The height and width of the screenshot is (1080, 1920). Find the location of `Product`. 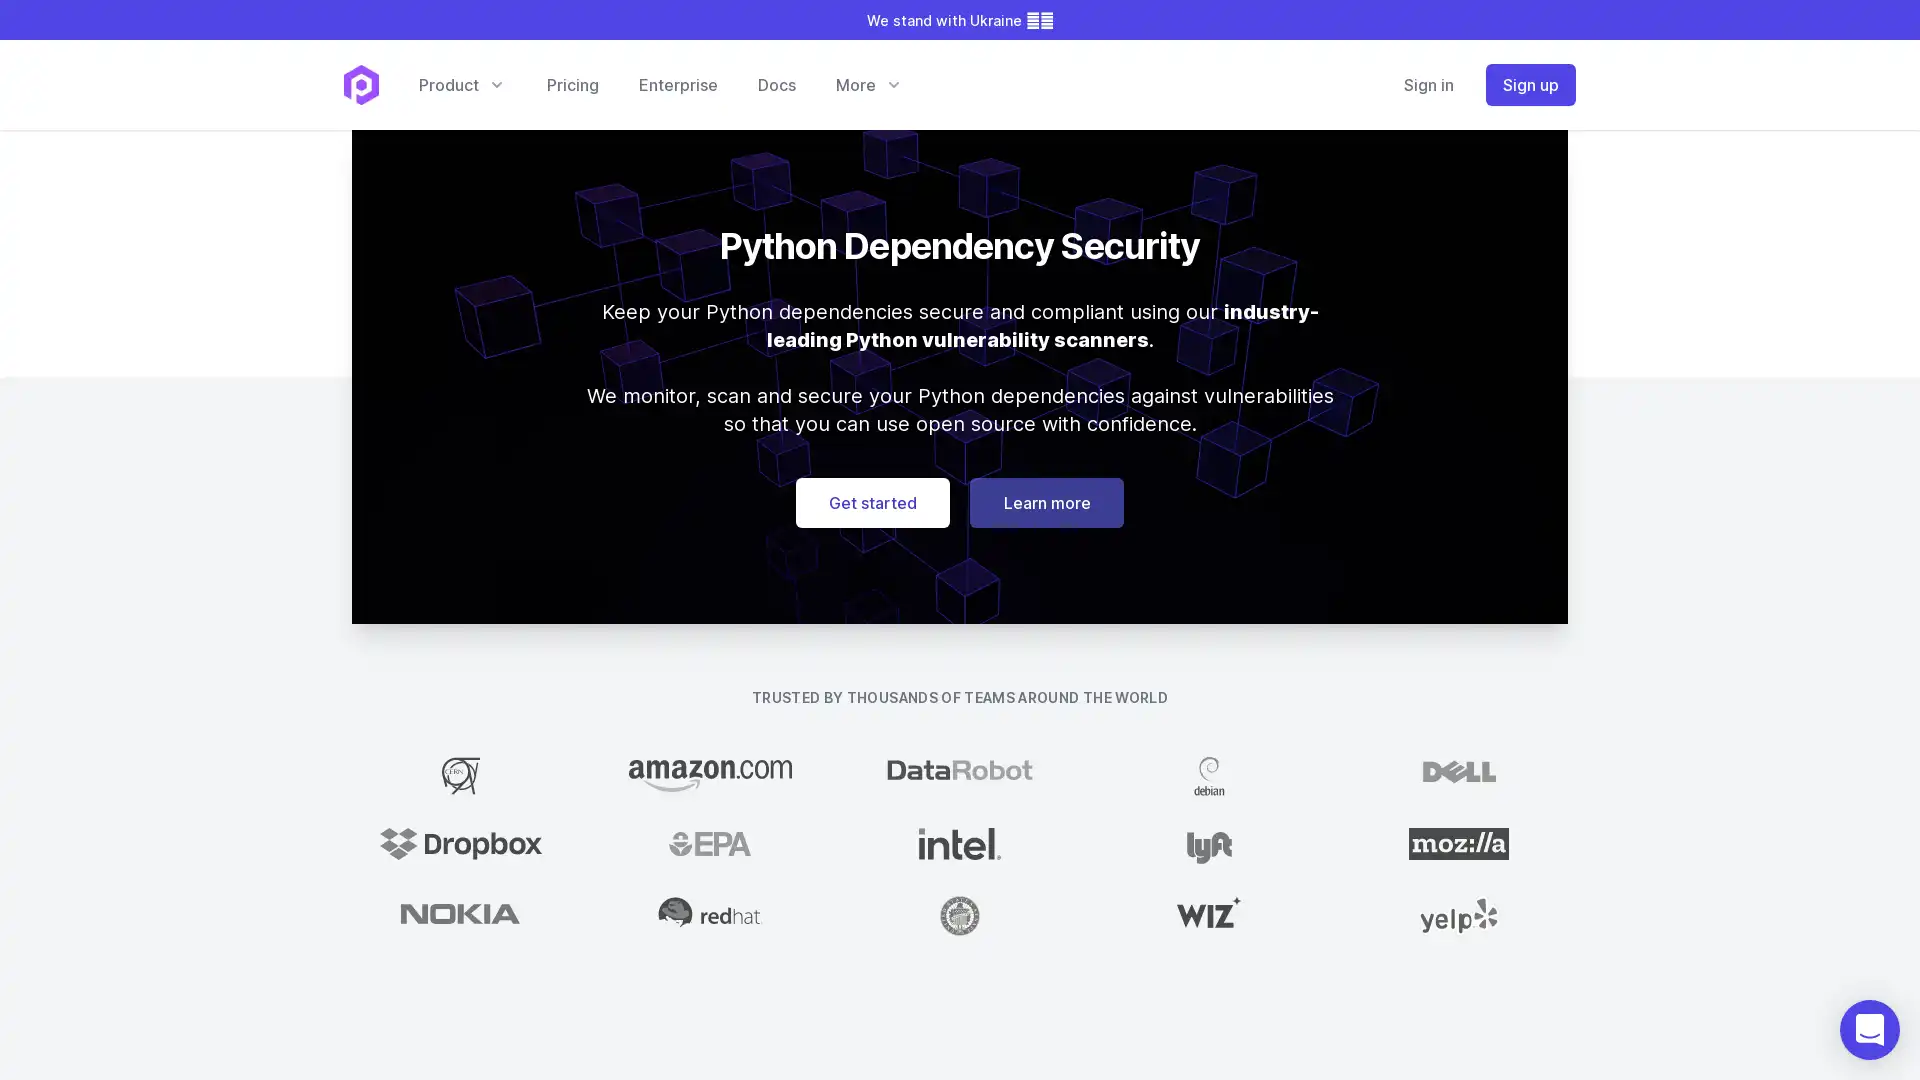

Product is located at coordinates (460, 83).